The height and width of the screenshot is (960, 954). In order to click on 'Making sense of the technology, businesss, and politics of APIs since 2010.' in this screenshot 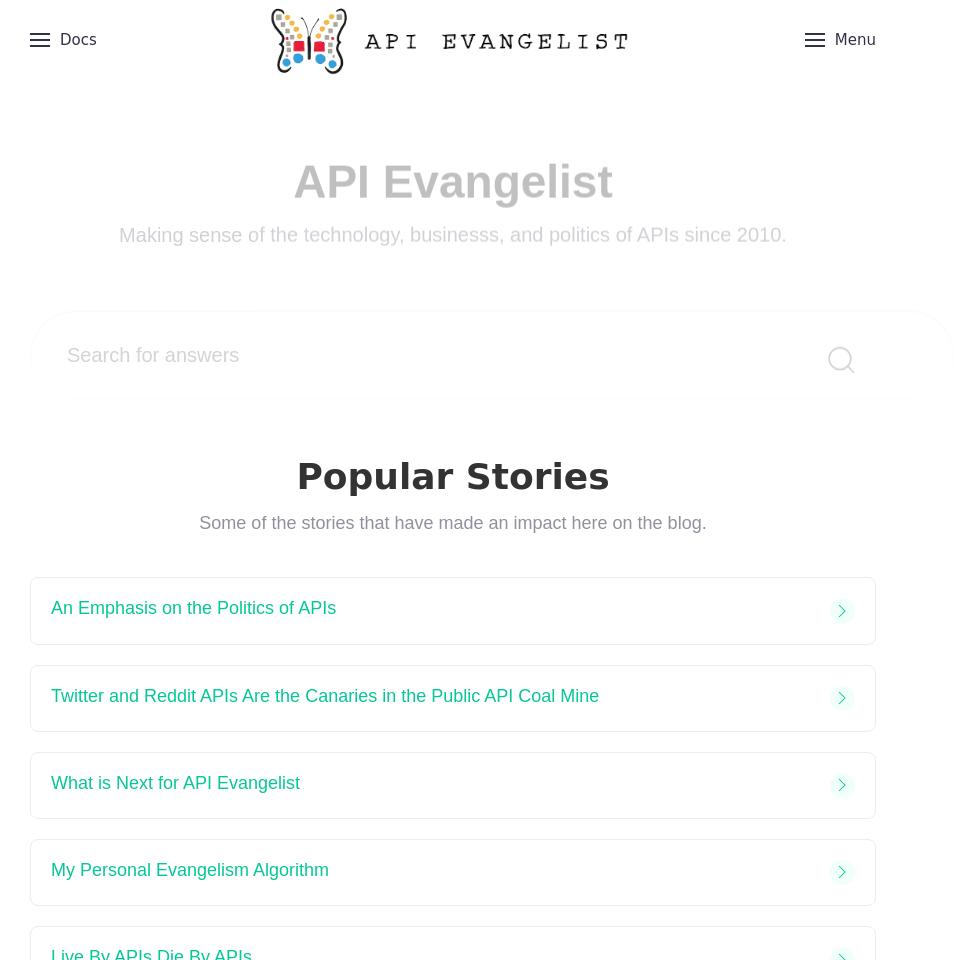, I will do `click(452, 199)`.